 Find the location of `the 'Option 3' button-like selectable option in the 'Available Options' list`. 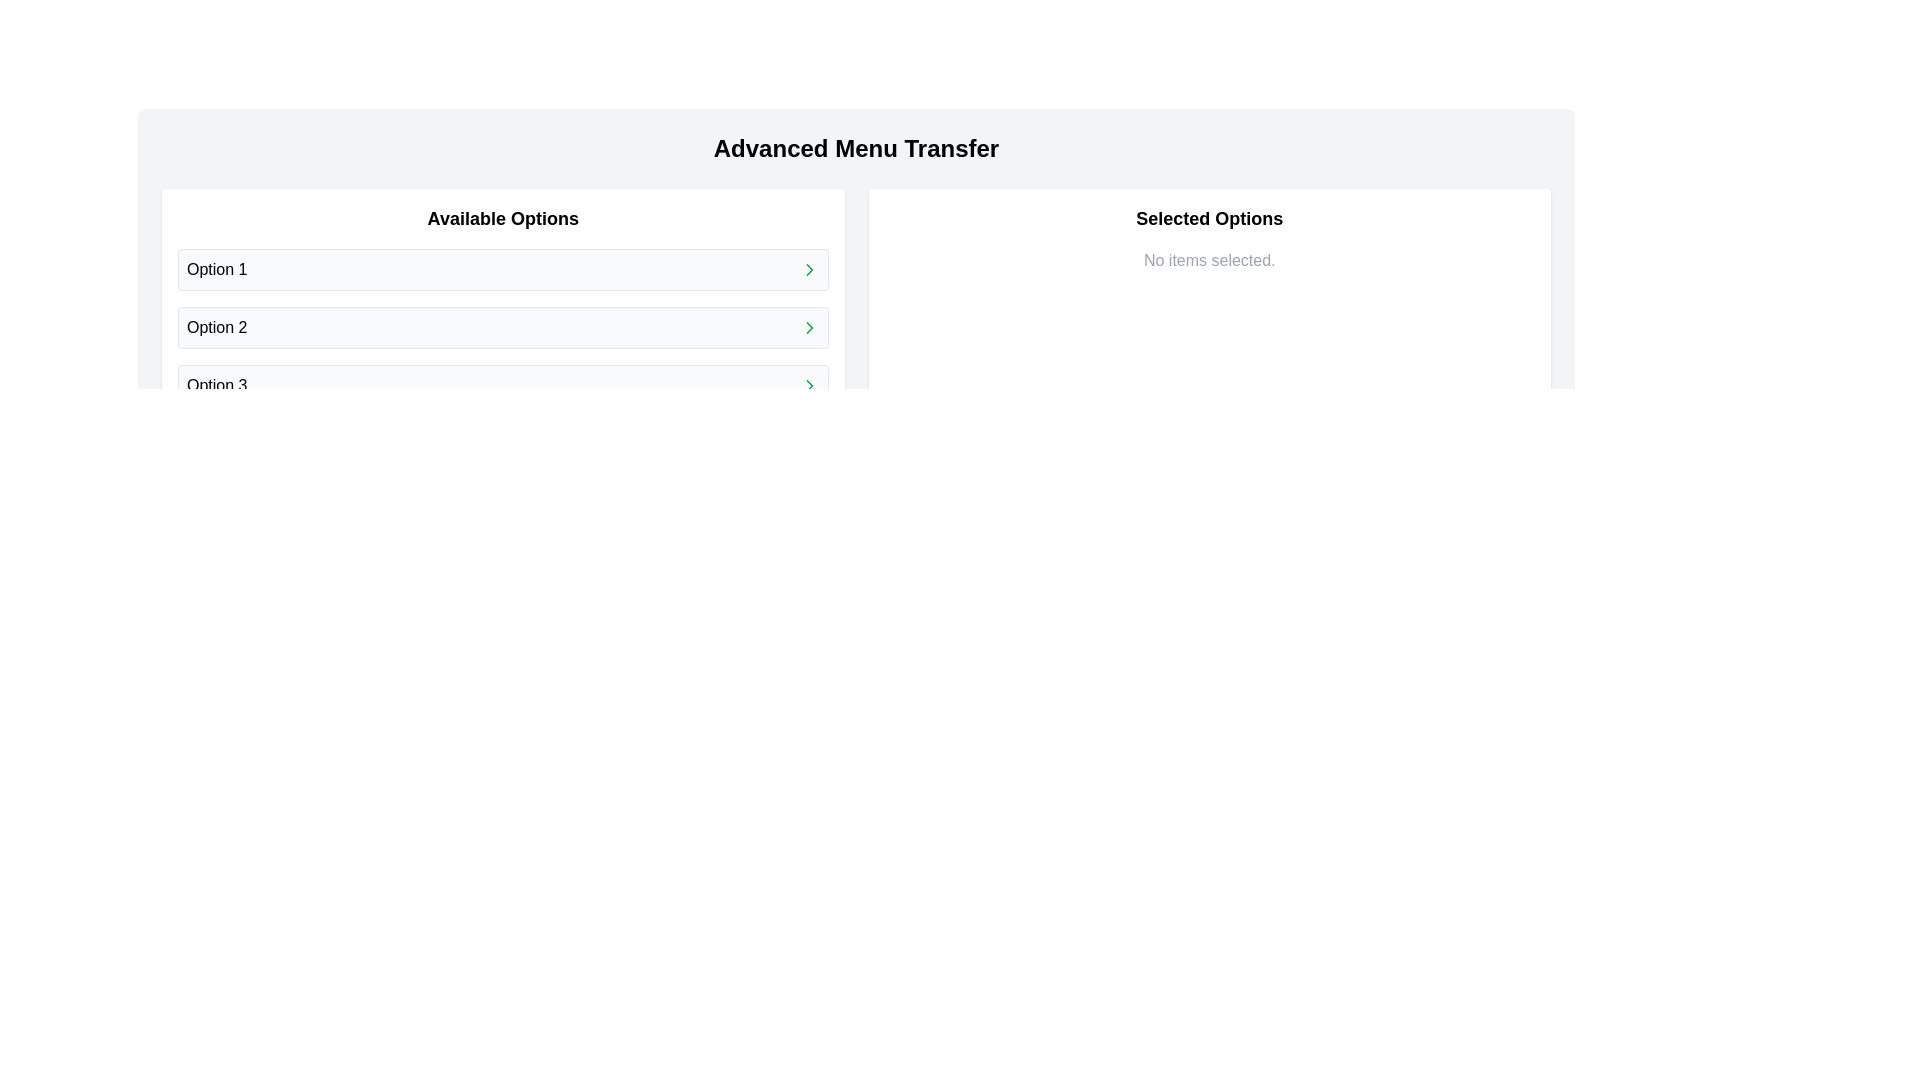

the 'Option 3' button-like selectable option in the 'Available Options' list is located at coordinates (503, 385).